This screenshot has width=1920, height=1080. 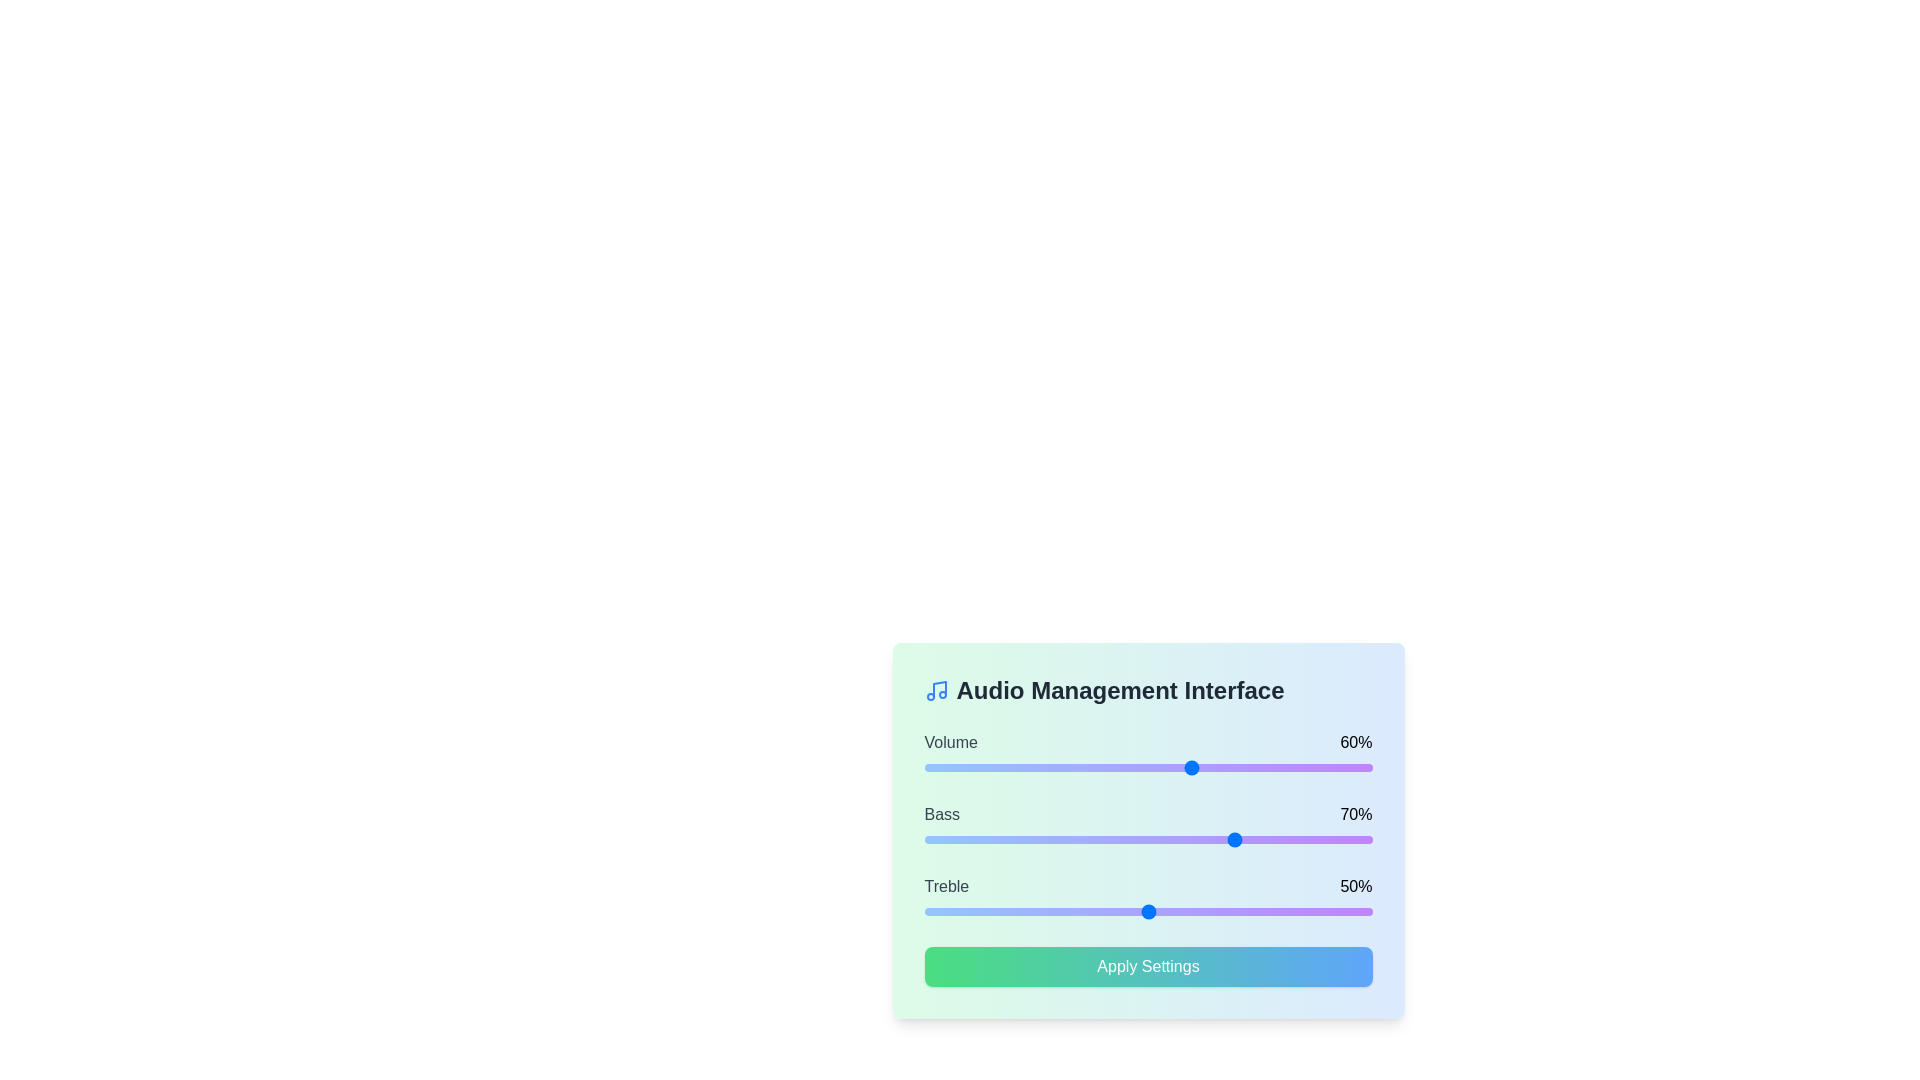 I want to click on the 'Volume' text label and value display showing '60%' in the audio management interface near the top, above the corresponding horizontal slider, so click(x=1148, y=743).